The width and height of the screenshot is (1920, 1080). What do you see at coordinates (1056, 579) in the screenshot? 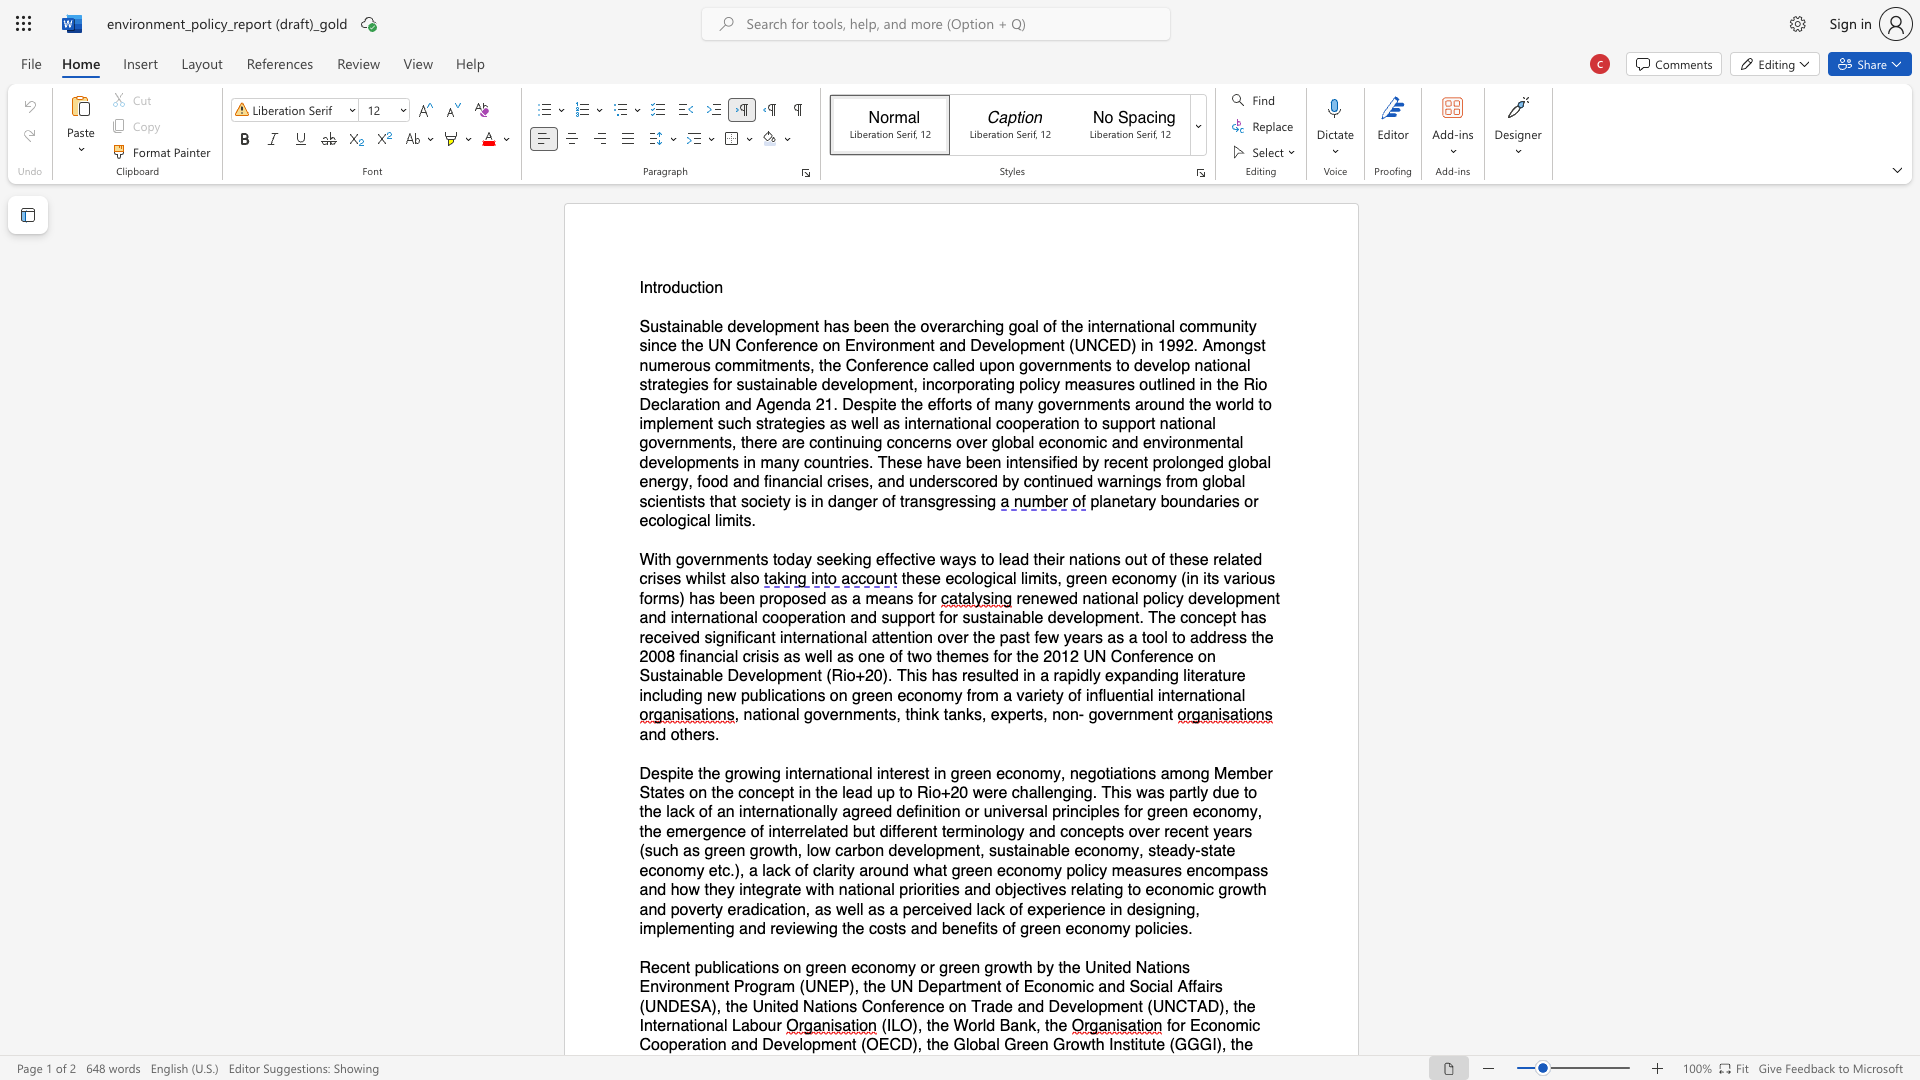
I see `the subset text ", green economy (in its various forms) has be" within the text "these ecological limits, green economy (in its various forms) has been proposed as a means for"` at bounding box center [1056, 579].